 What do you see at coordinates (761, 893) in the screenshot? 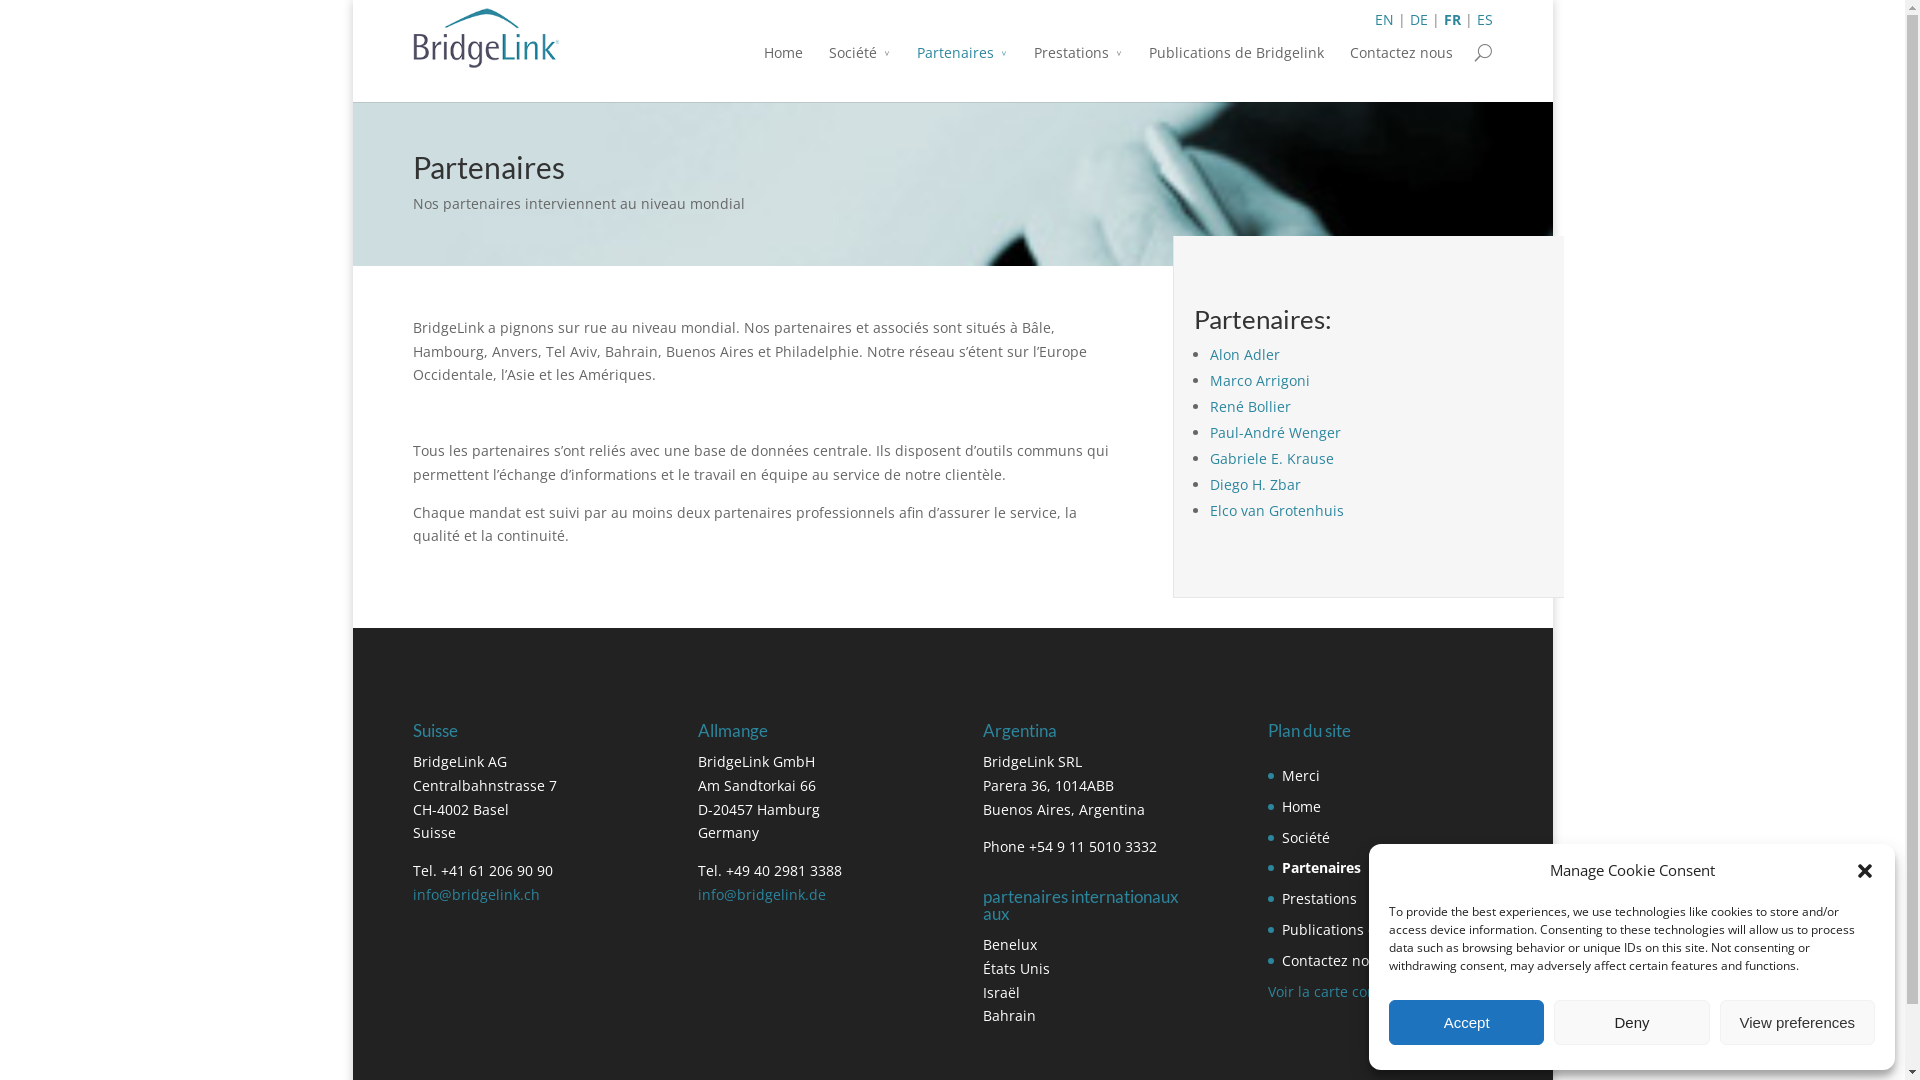
I see `'info@bridgelink.de'` at bounding box center [761, 893].